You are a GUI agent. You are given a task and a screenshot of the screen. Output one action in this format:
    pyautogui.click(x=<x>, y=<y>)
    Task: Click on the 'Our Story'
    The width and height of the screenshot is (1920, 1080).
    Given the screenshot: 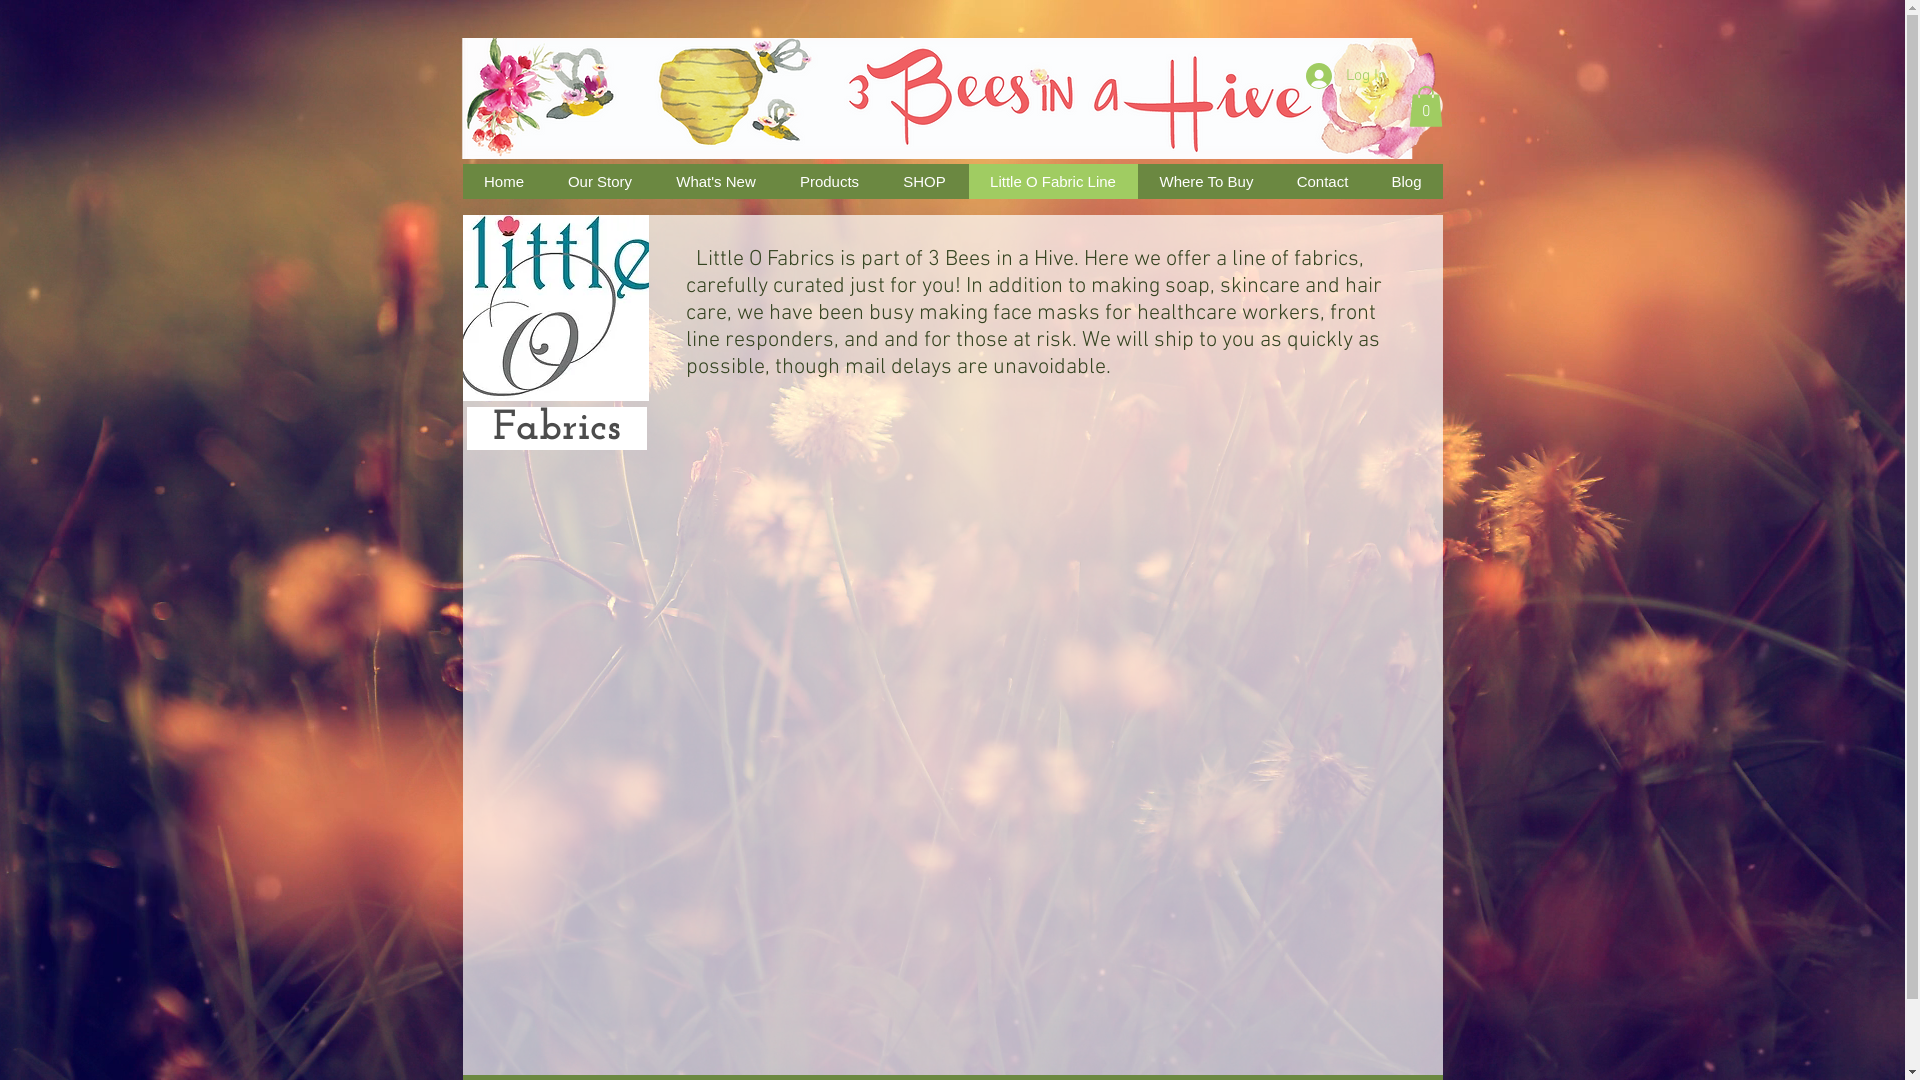 What is the action you would take?
    pyautogui.click(x=599, y=181)
    